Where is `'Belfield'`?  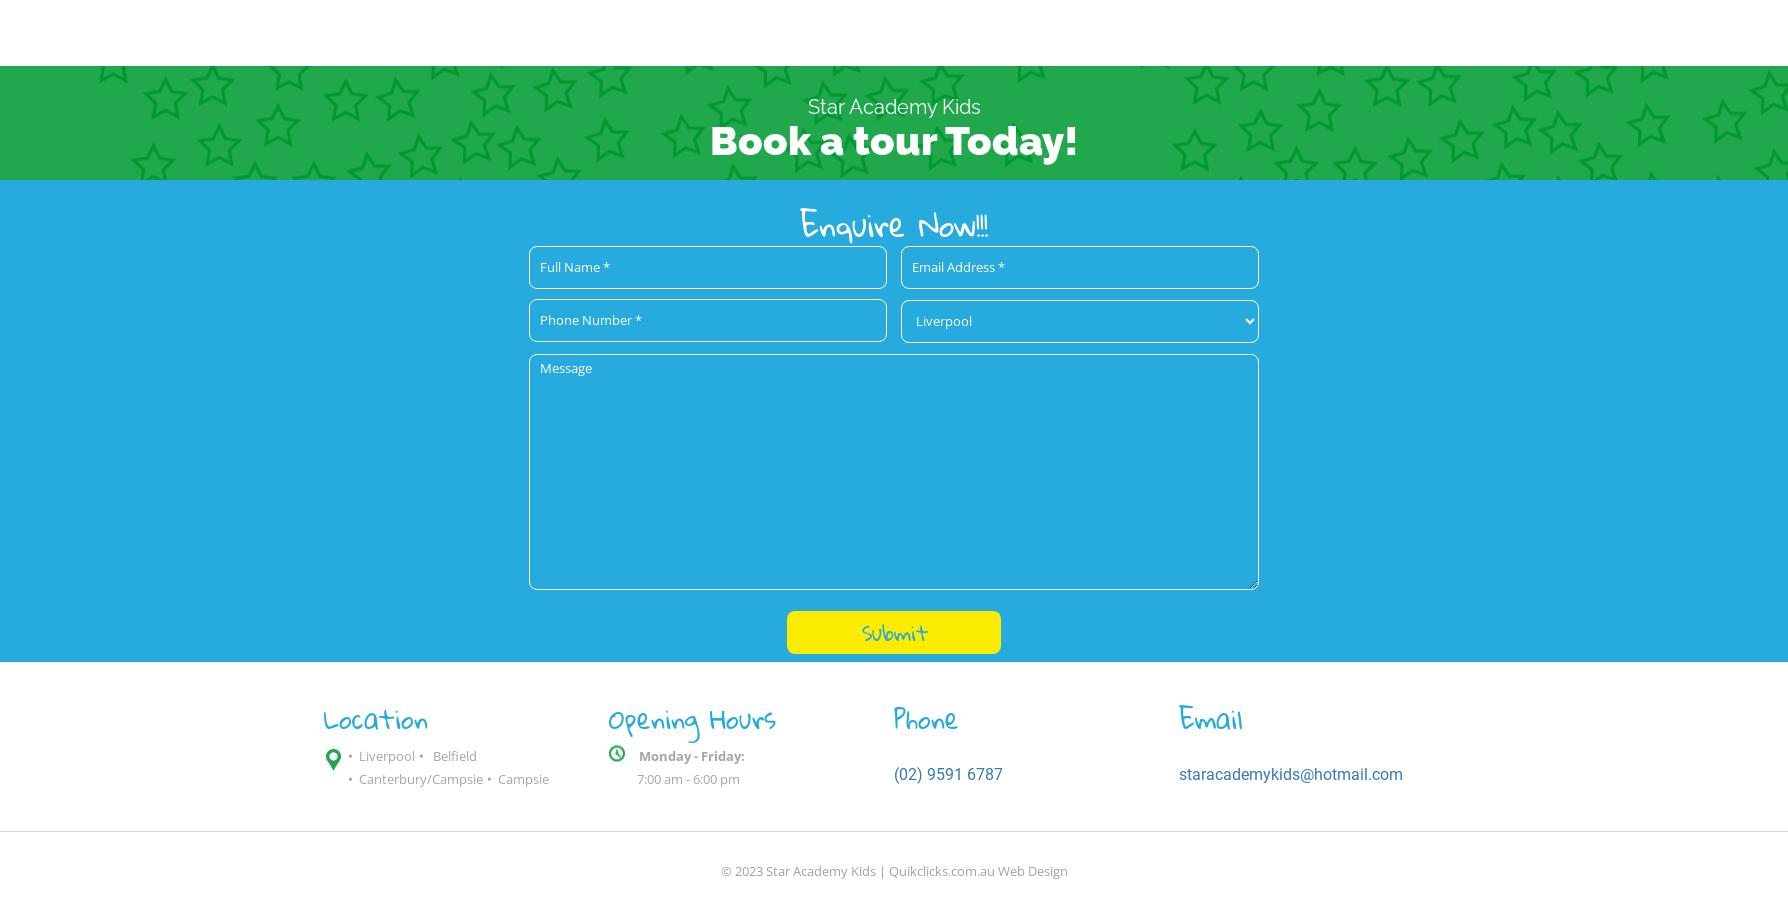
'Belfield' is located at coordinates (453, 755).